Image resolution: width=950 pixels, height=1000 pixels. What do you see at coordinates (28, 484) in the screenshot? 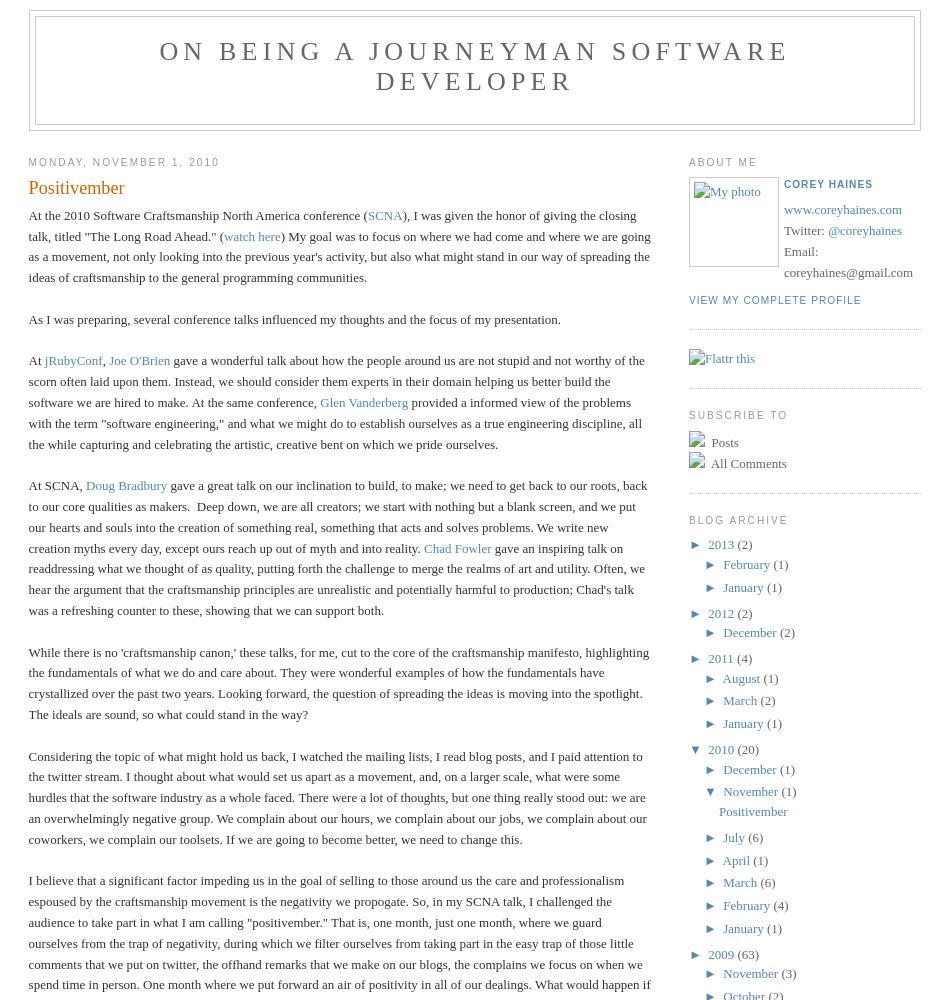
I see `'At SCNA,'` at bounding box center [28, 484].